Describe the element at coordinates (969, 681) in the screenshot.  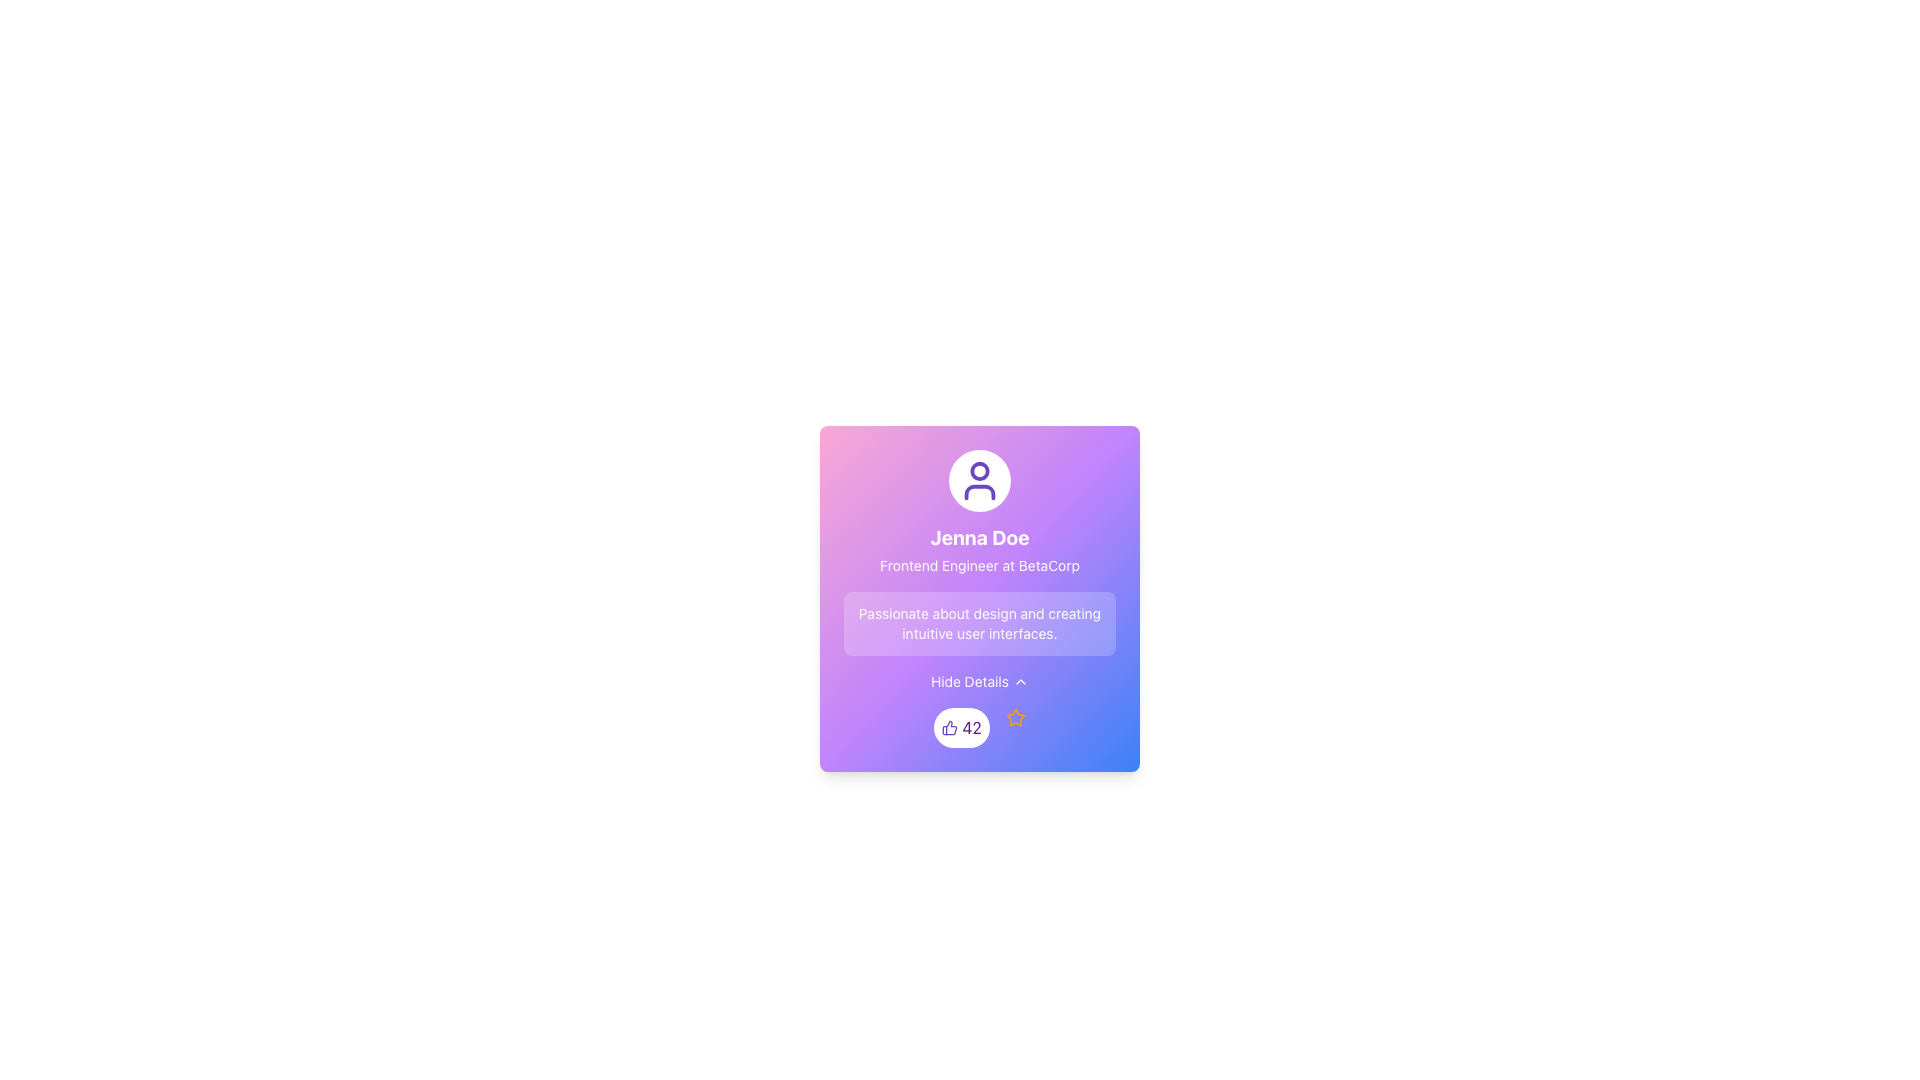
I see `the 'Hide Details' label, which is a modern sans-serif text label located at the lower-center portion of the card` at that location.